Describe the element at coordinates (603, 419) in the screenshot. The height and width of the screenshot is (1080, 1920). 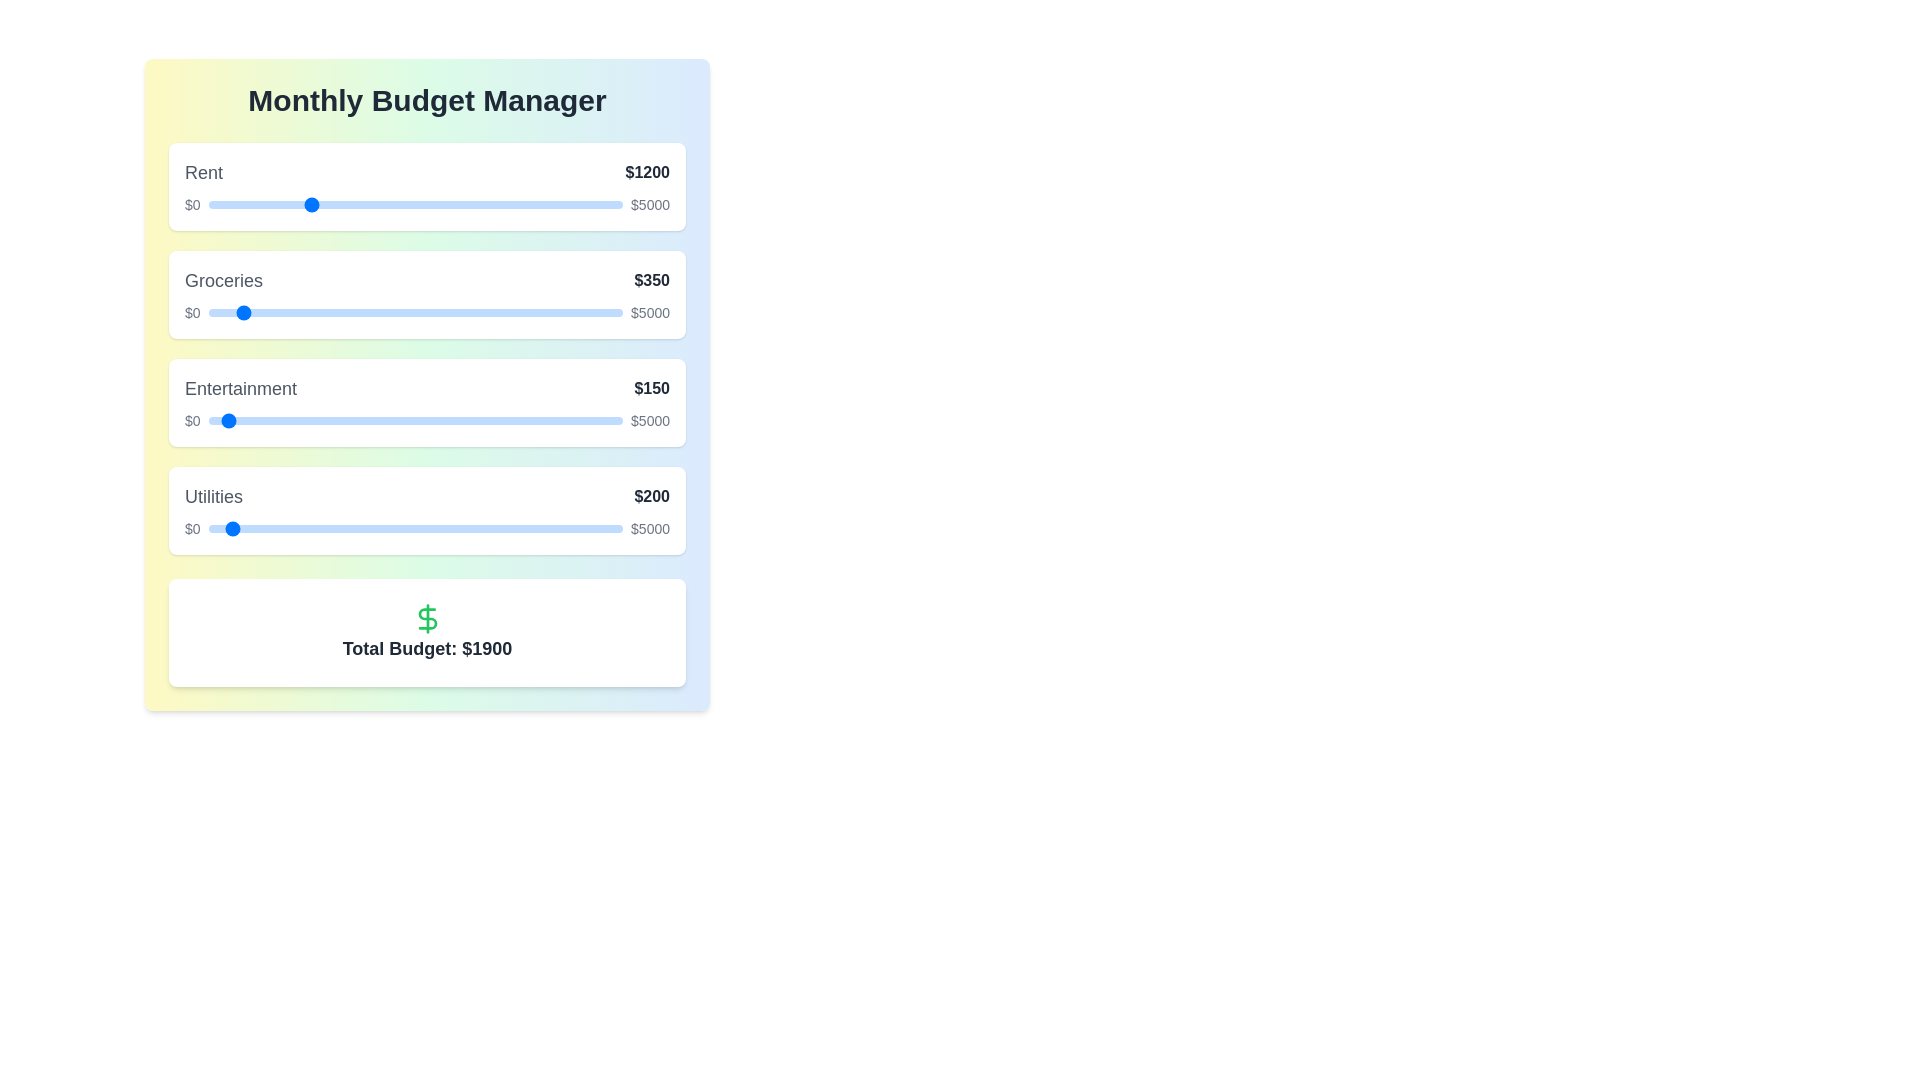
I see `the entertainment budget slider` at that location.